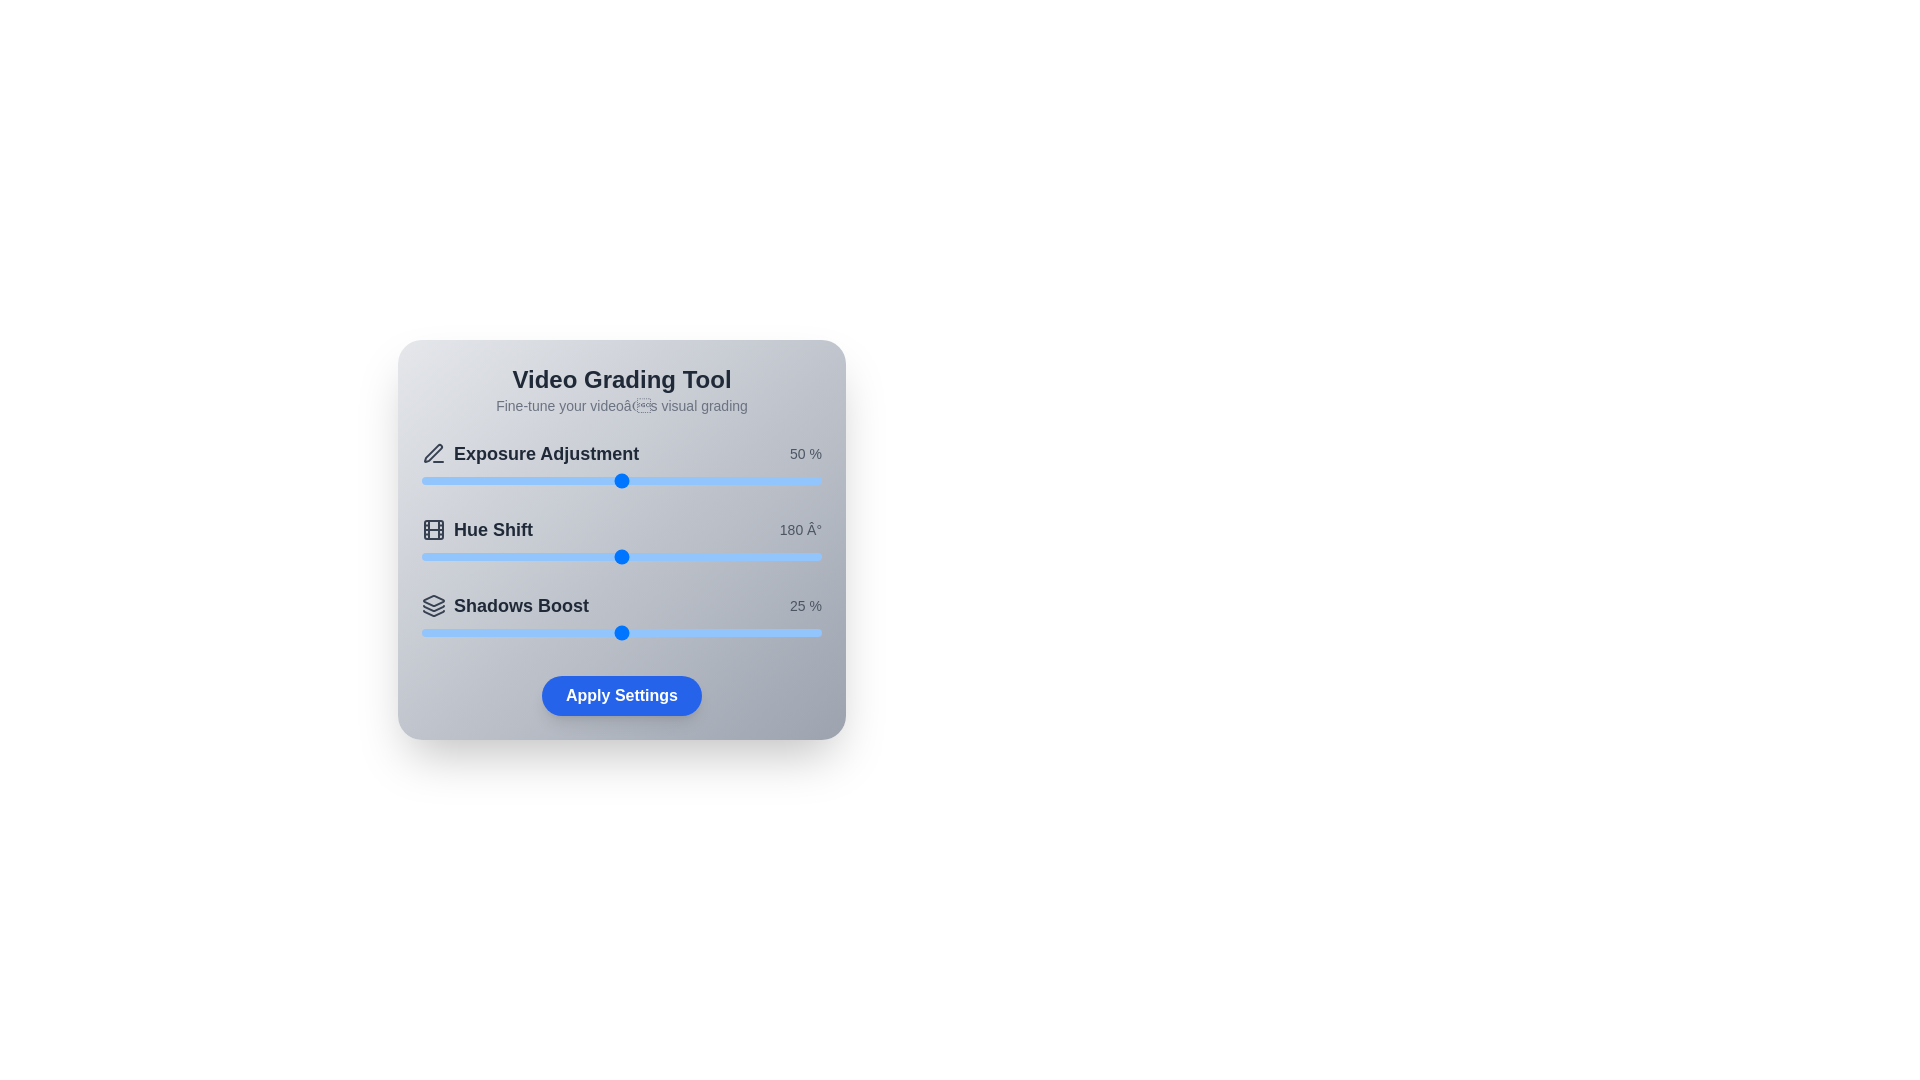 This screenshot has width=1920, height=1080. What do you see at coordinates (432, 528) in the screenshot?
I see `the 'Hue Shift' icon located to the left of the 'Hue Shift' text in the central section of the interface` at bounding box center [432, 528].